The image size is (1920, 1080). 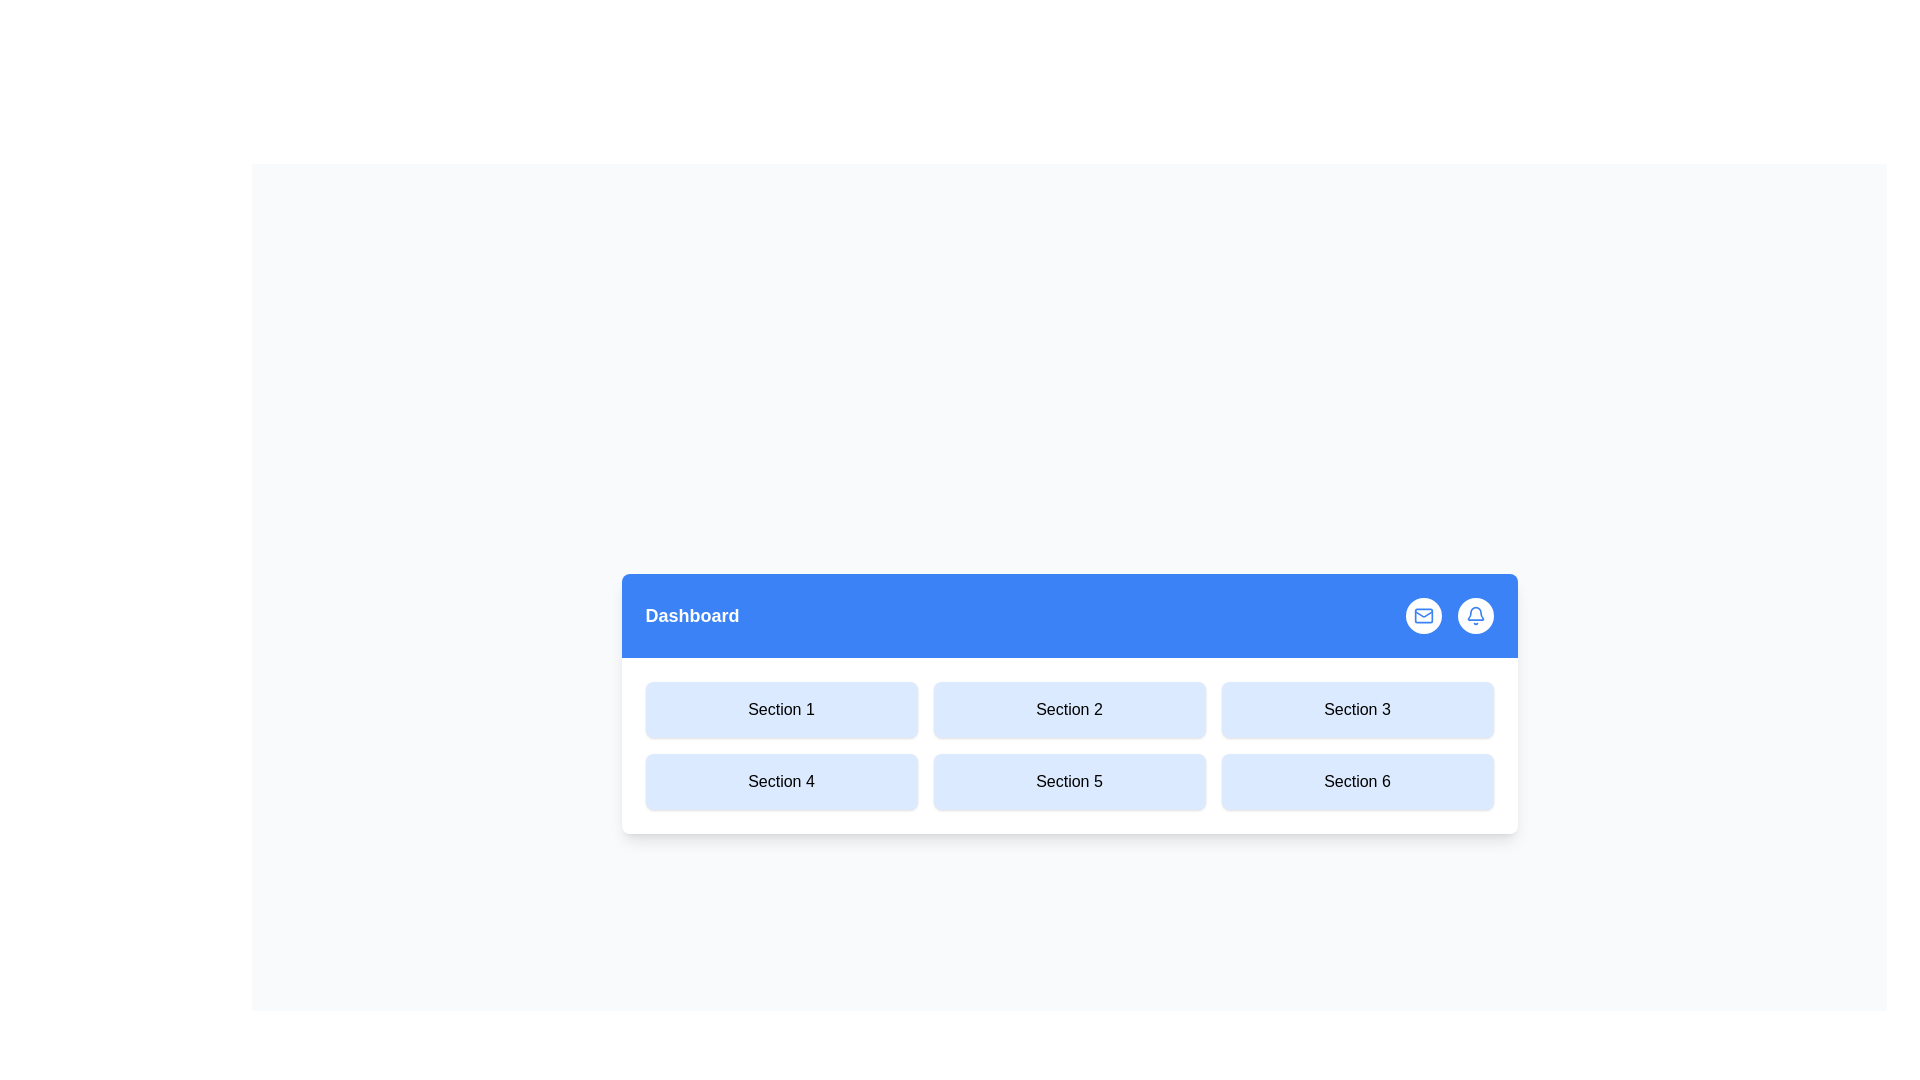 I want to click on the bell-shaped icon with a notification badge located in the top-right corner of the navigation bar, so click(x=1475, y=615).